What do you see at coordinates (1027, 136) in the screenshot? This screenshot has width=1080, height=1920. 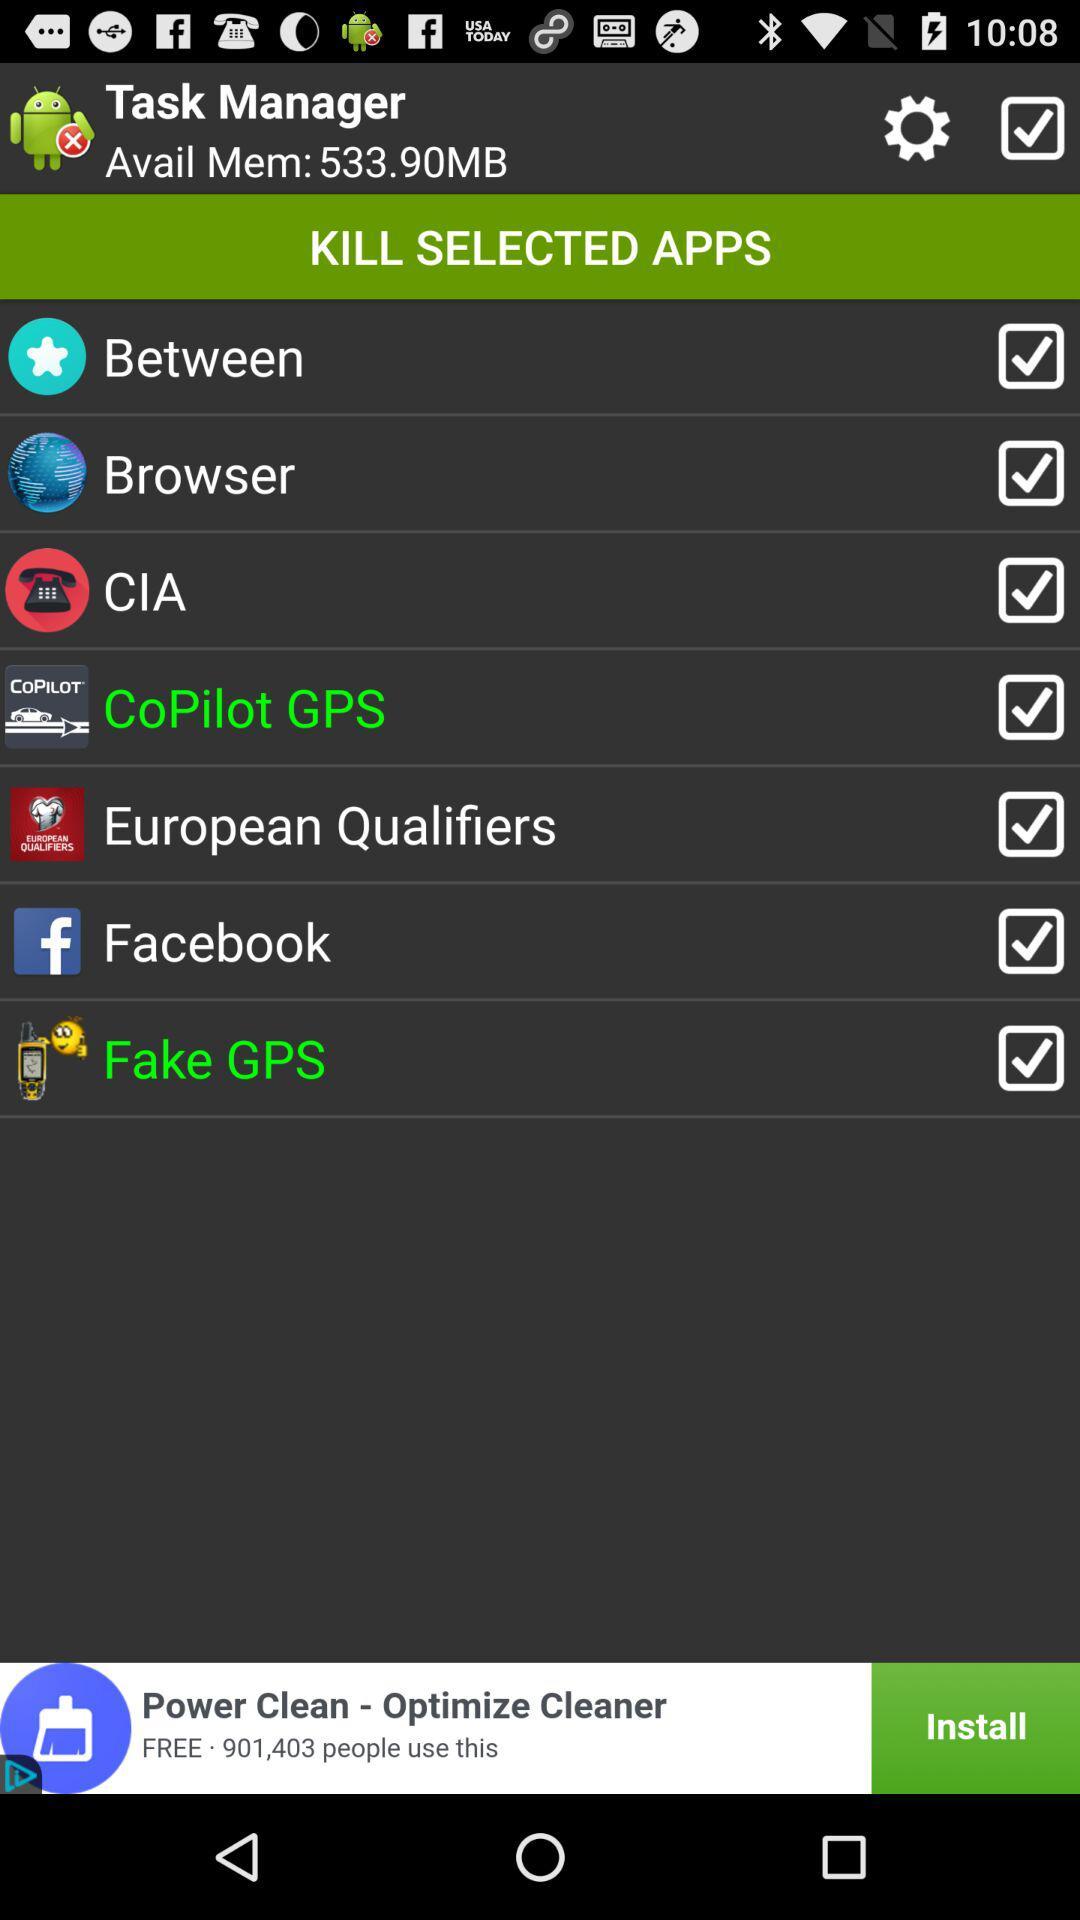 I see `the check icon` at bounding box center [1027, 136].